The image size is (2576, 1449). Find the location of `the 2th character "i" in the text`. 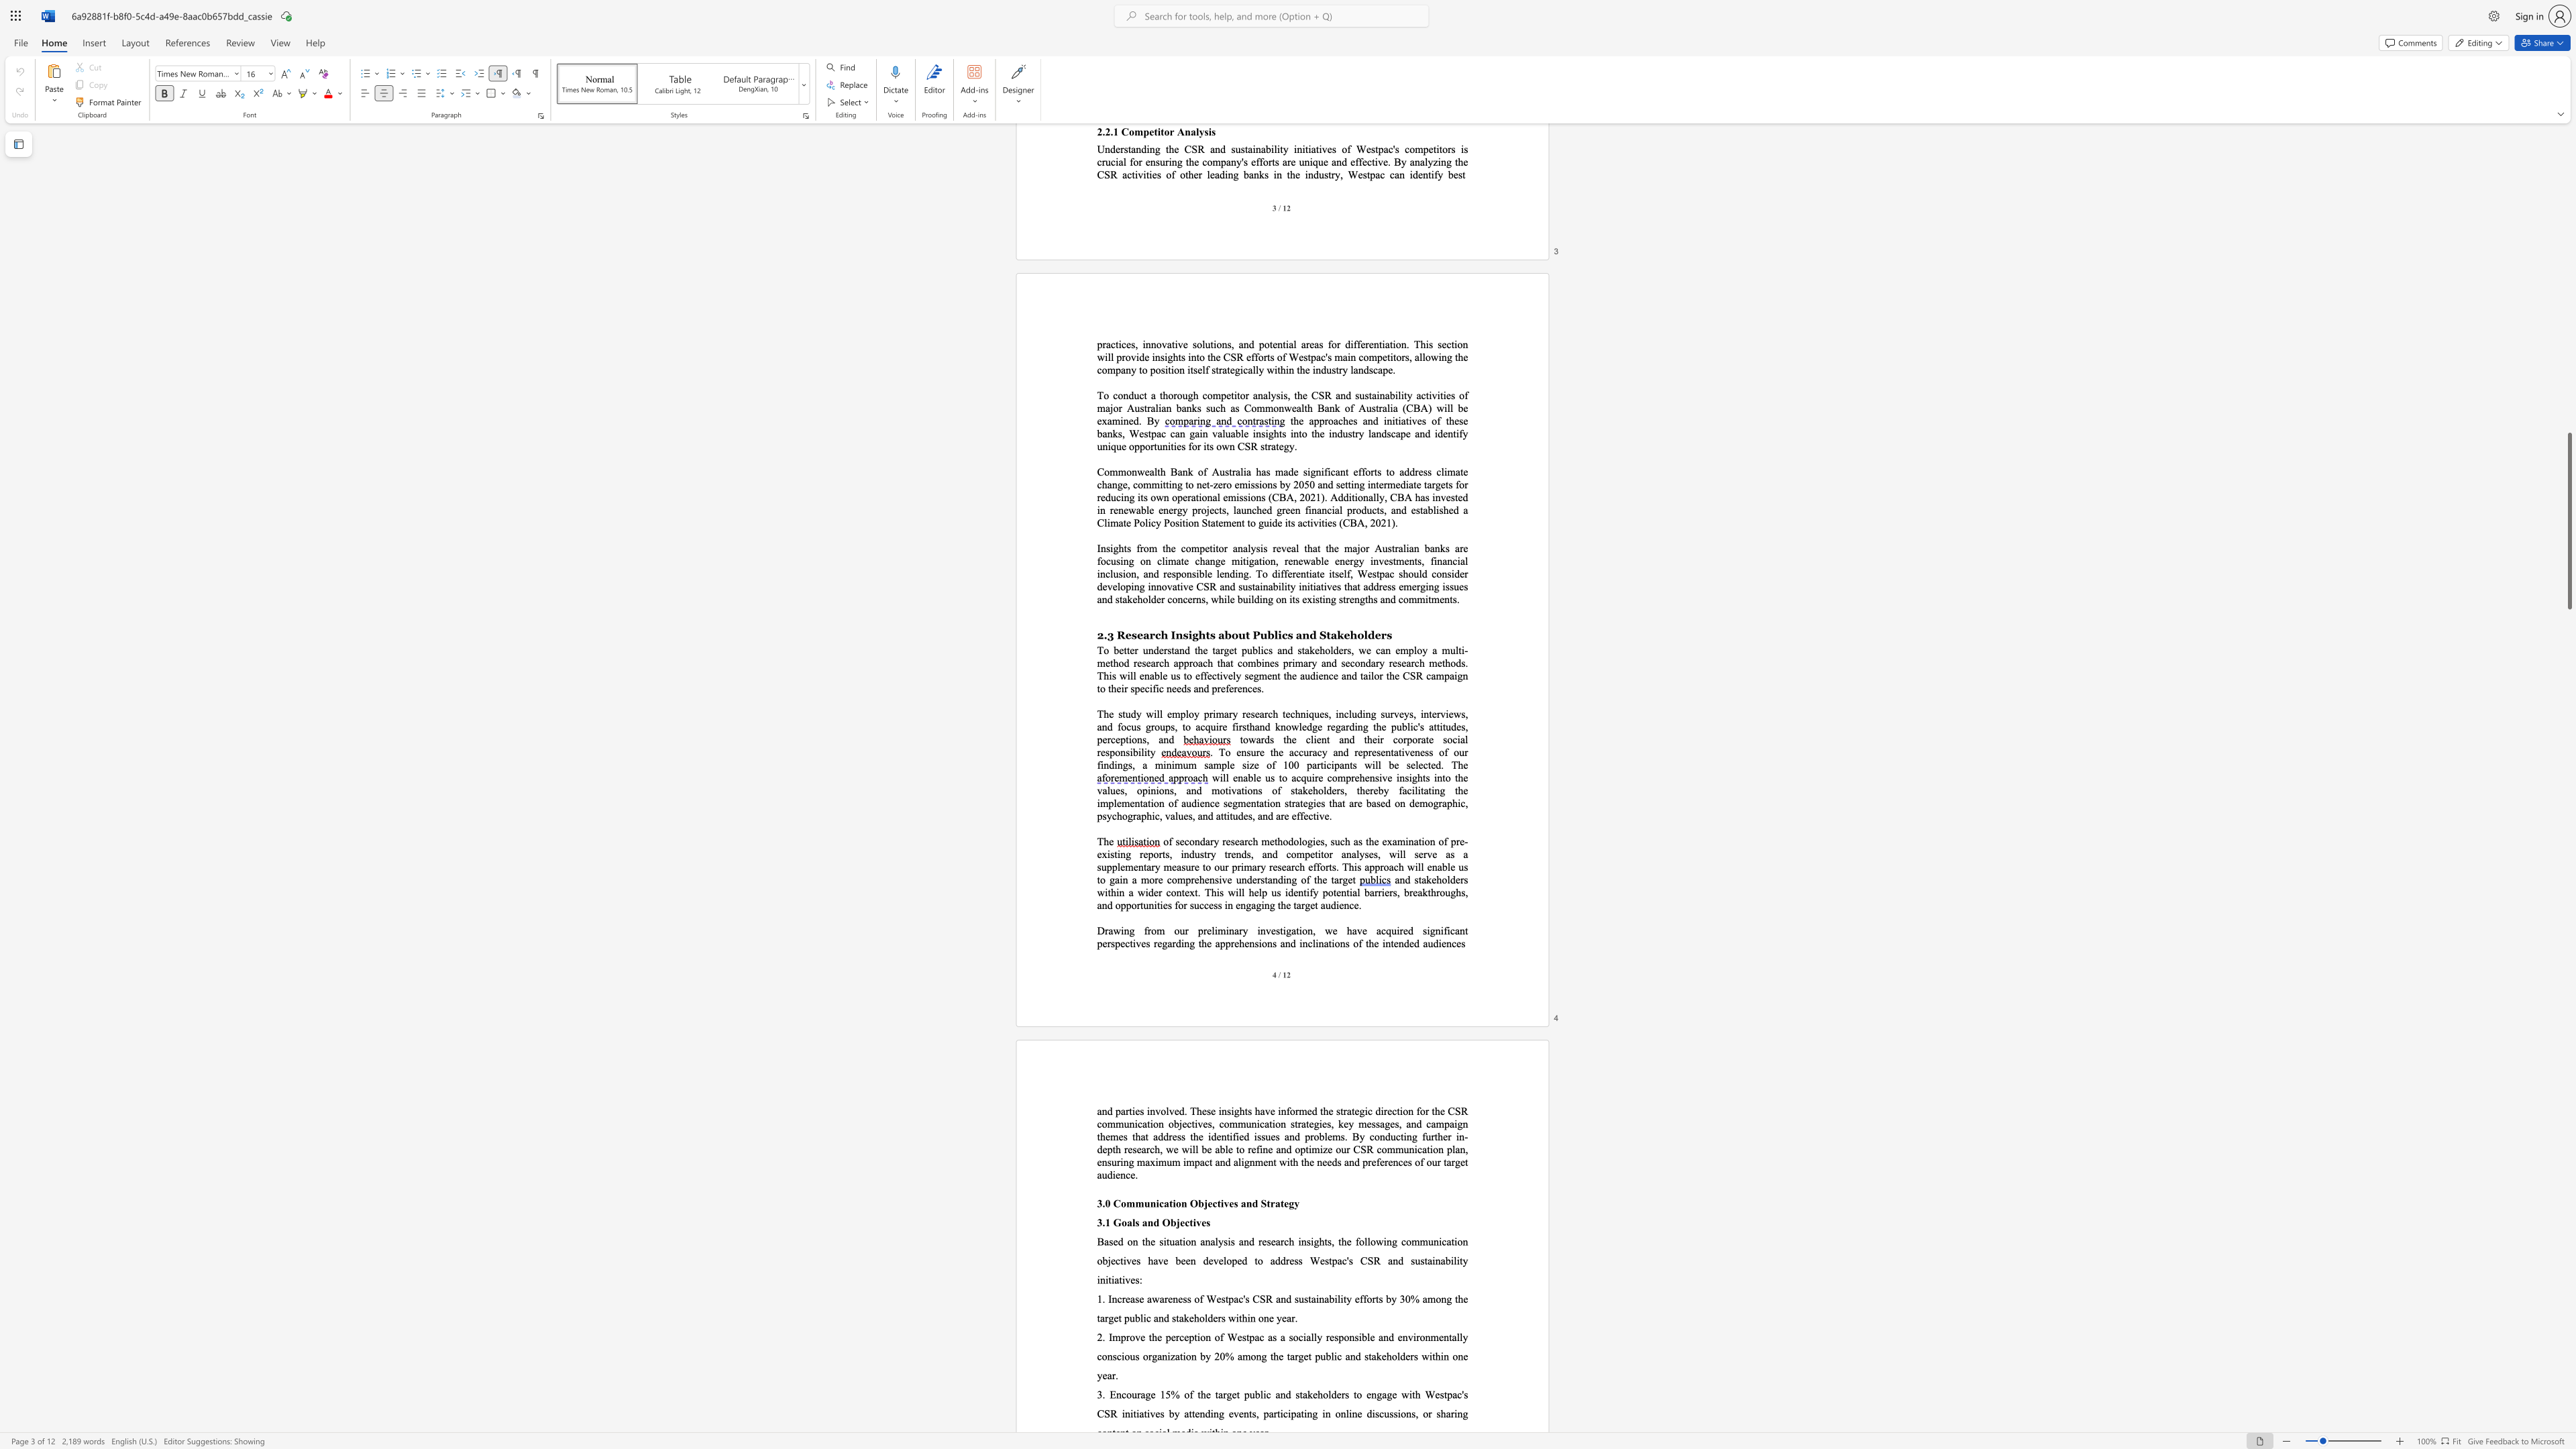

the 2th character "i" in the text is located at coordinates (1442, 930).